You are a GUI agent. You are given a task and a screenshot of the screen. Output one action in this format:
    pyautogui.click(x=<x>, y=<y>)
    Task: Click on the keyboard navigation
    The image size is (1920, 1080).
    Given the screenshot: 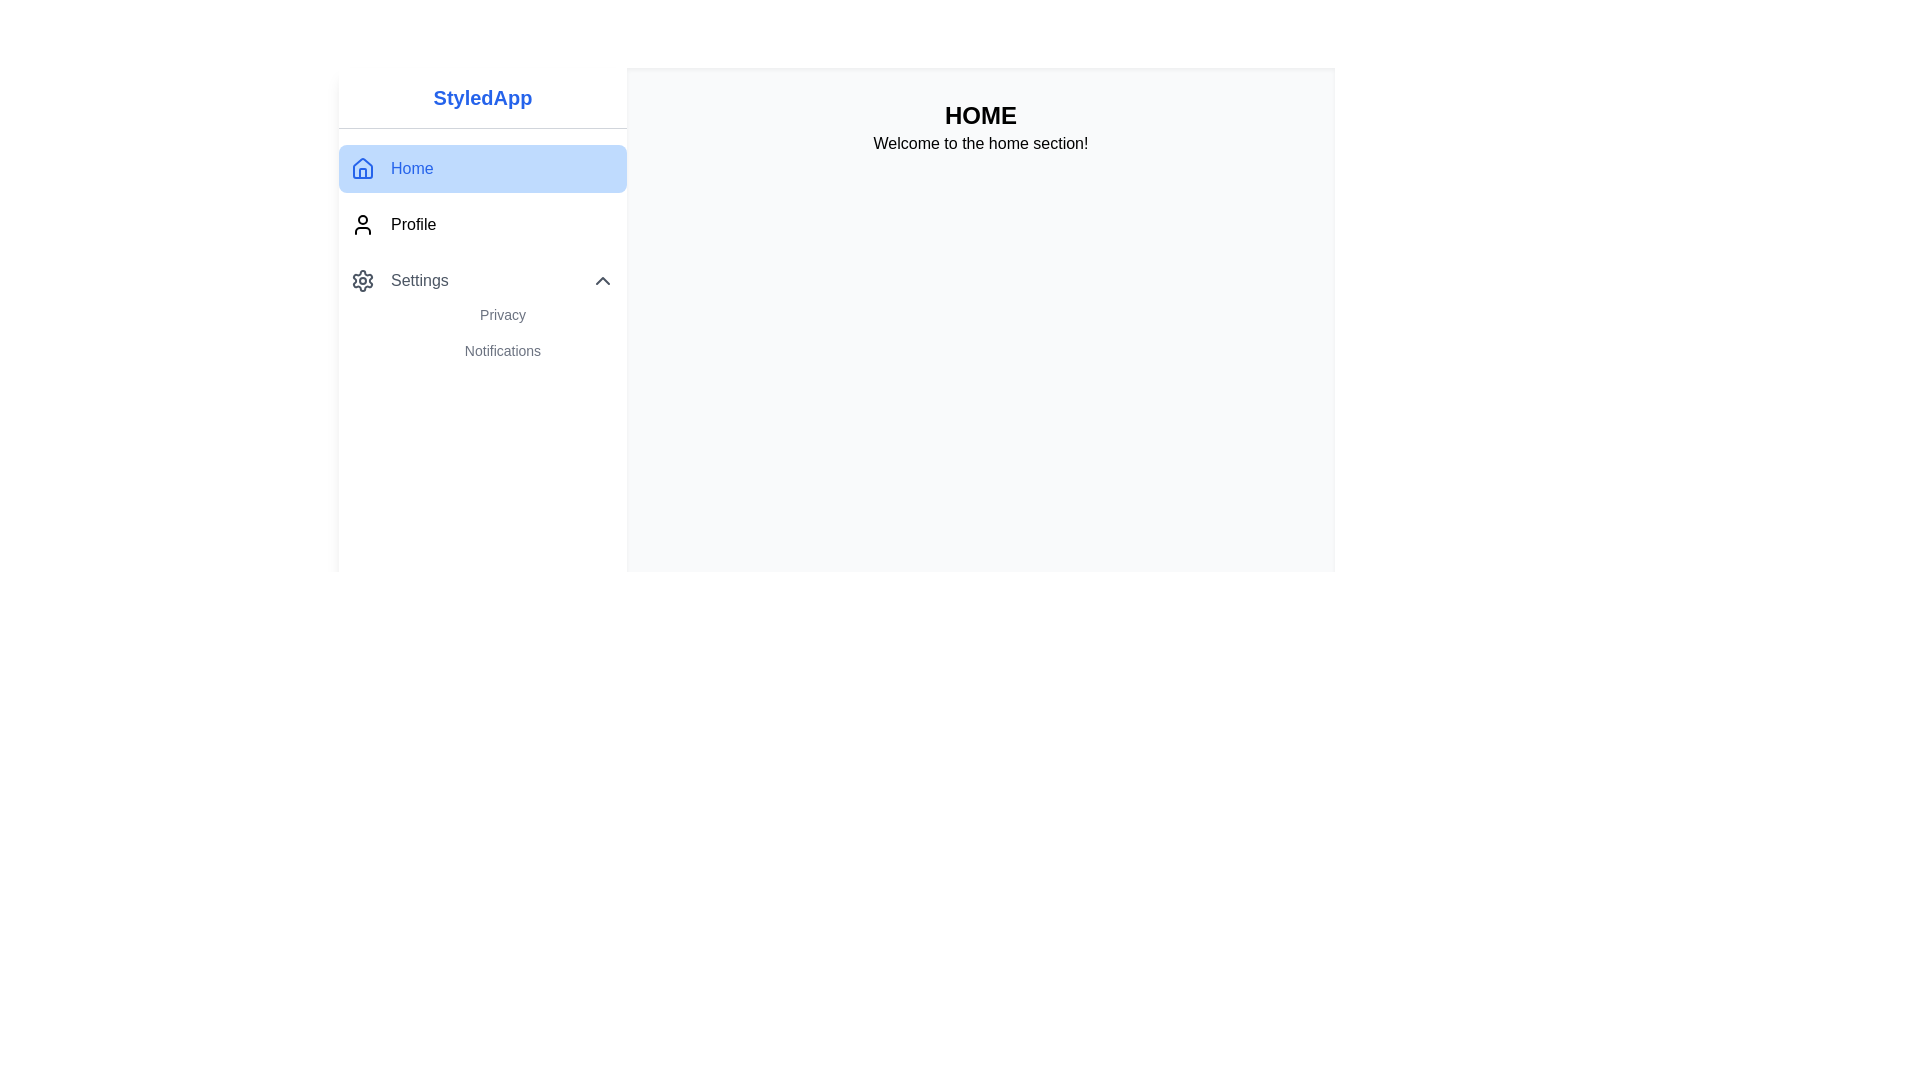 What is the action you would take?
    pyautogui.click(x=483, y=281)
    